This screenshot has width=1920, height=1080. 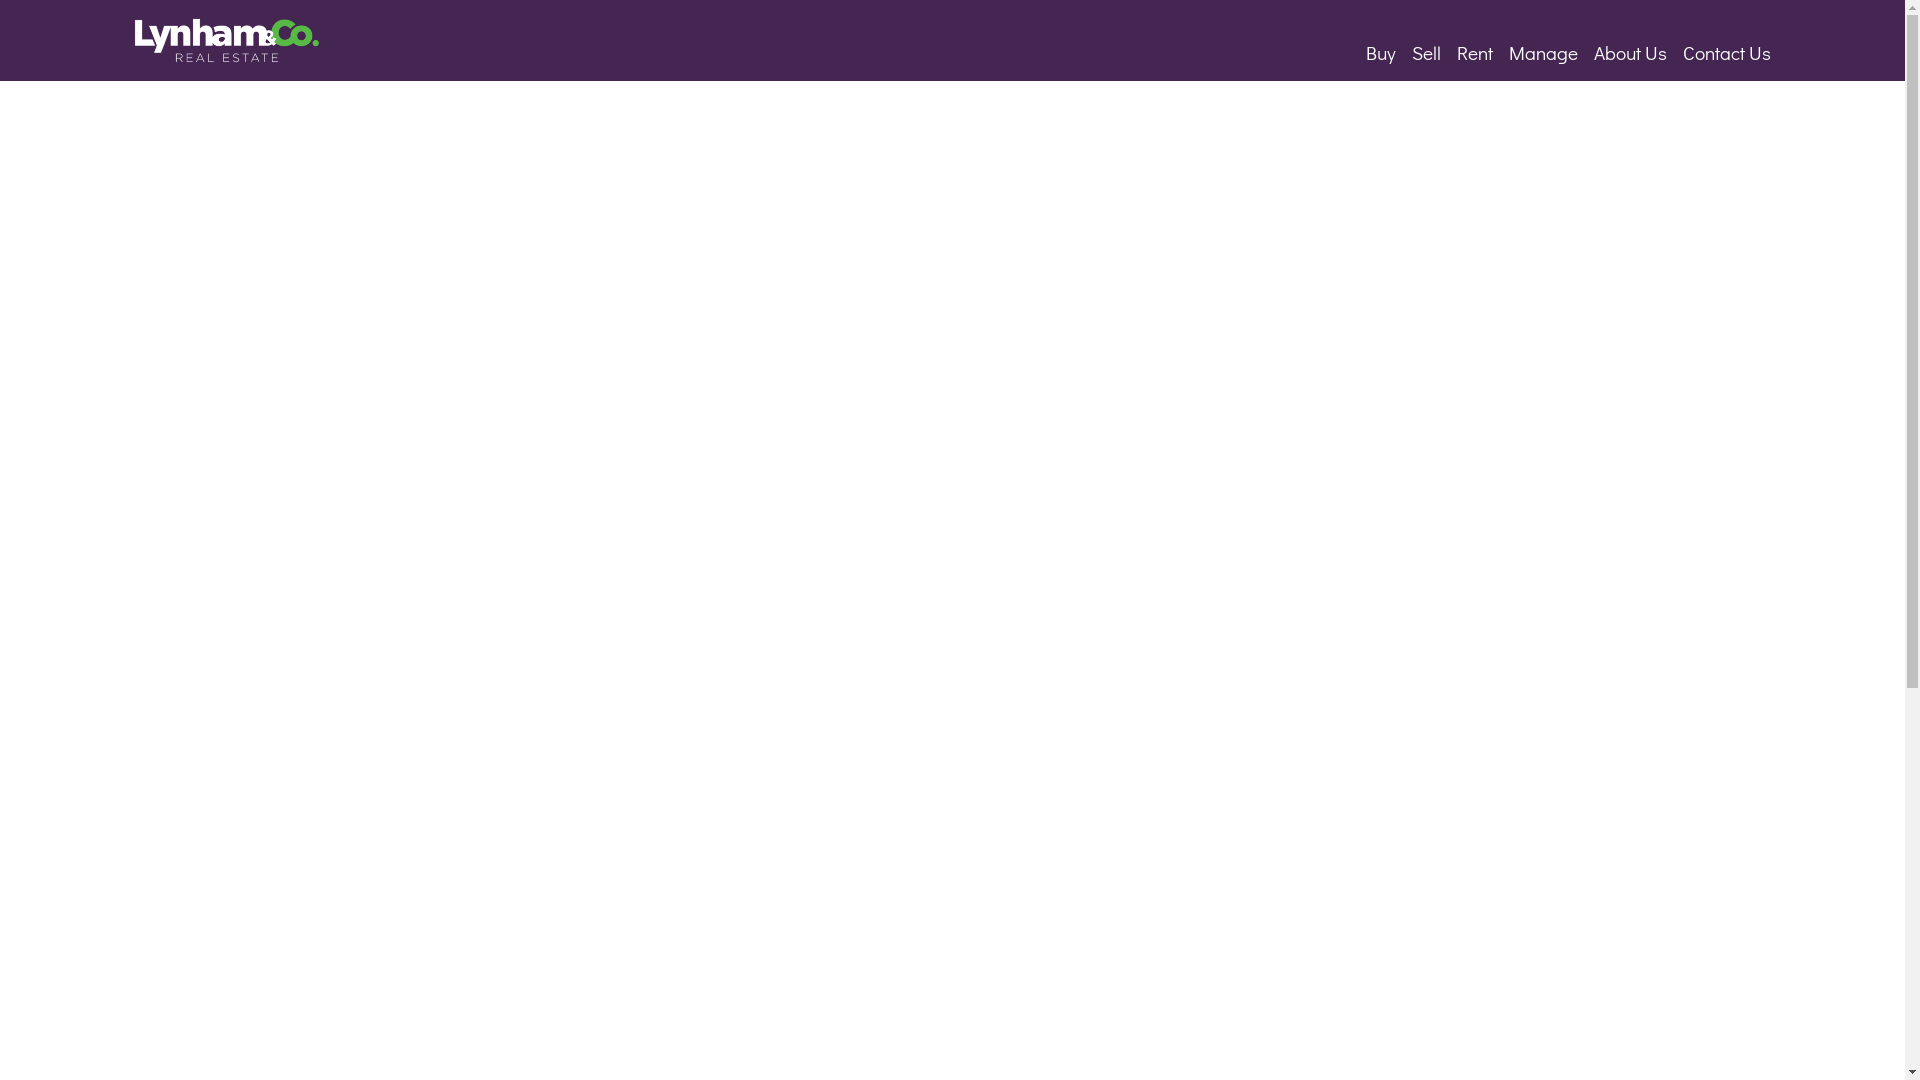 What do you see at coordinates (1380, 51) in the screenshot?
I see `'Buy'` at bounding box center [1380, 51].